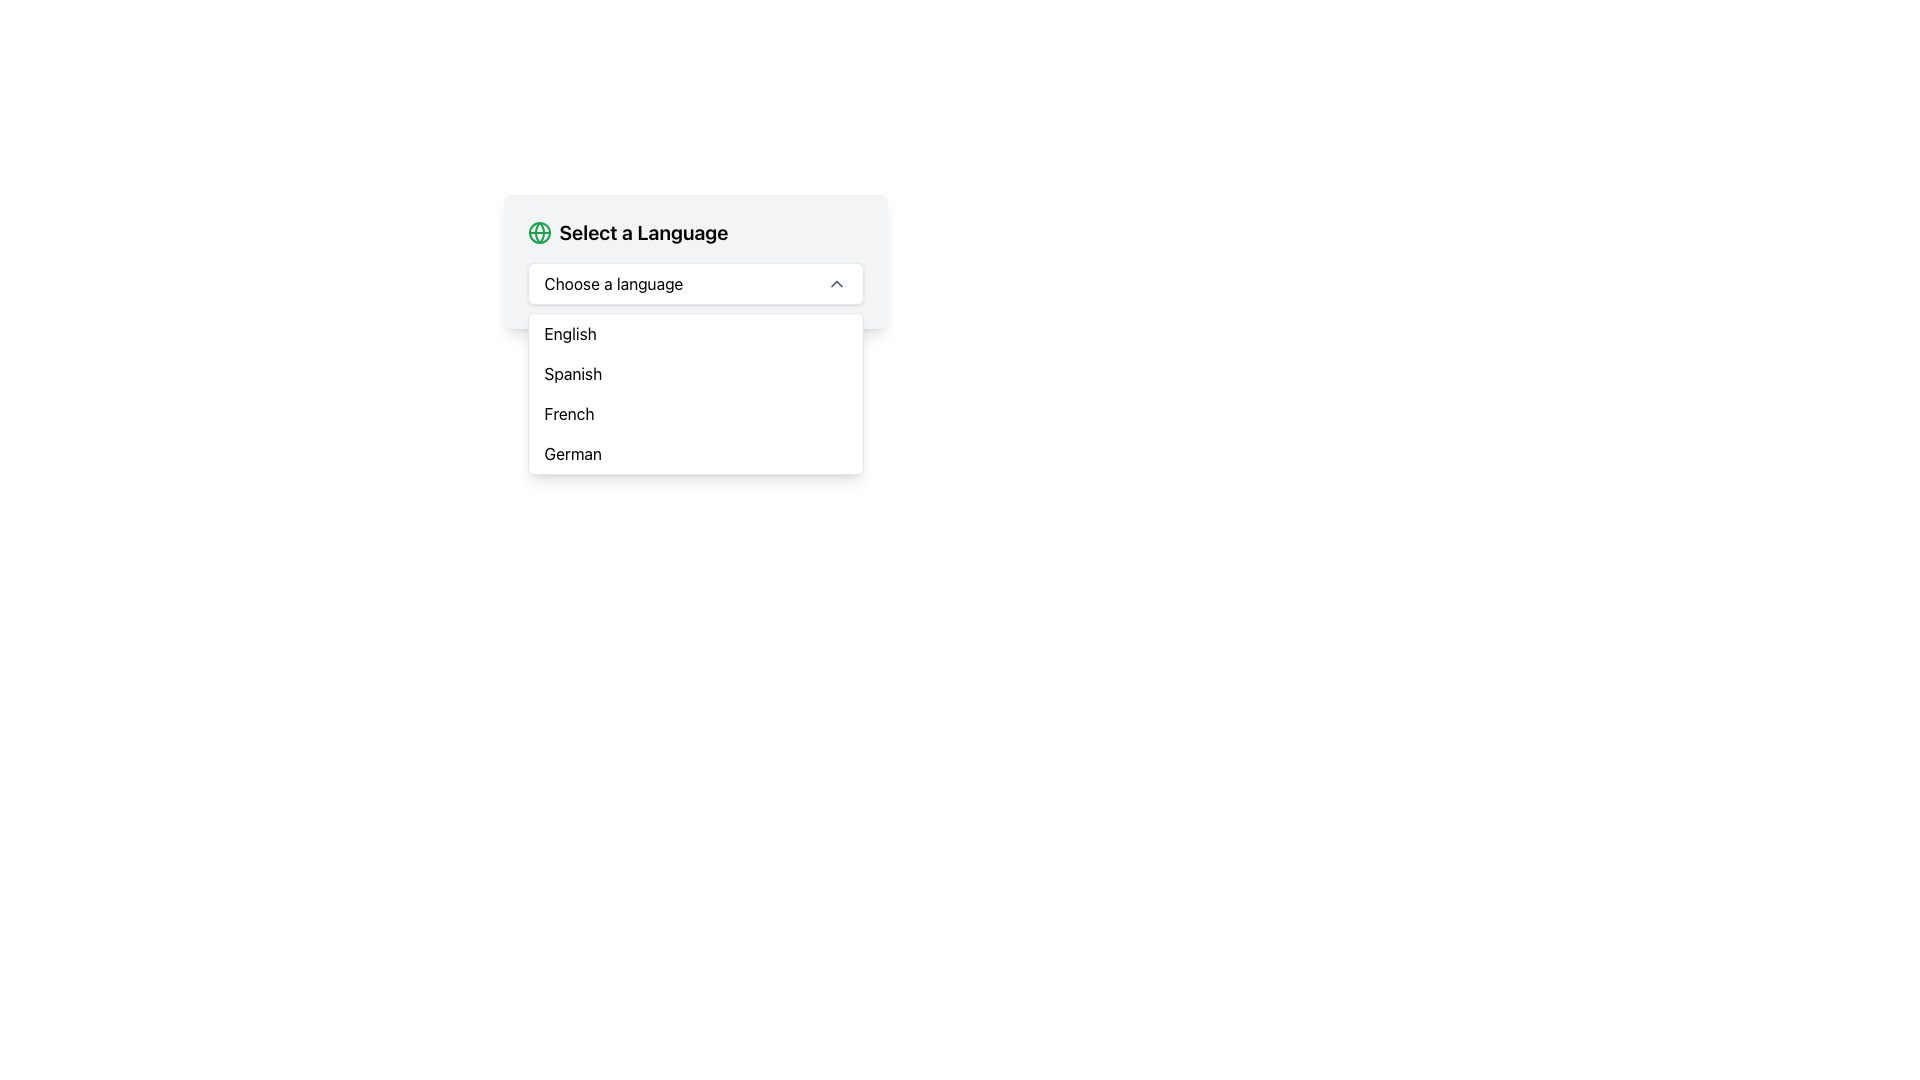 The image size is (1920, 1080). I want to click on the dropdown list item labeled 'English', so click(569, 333).